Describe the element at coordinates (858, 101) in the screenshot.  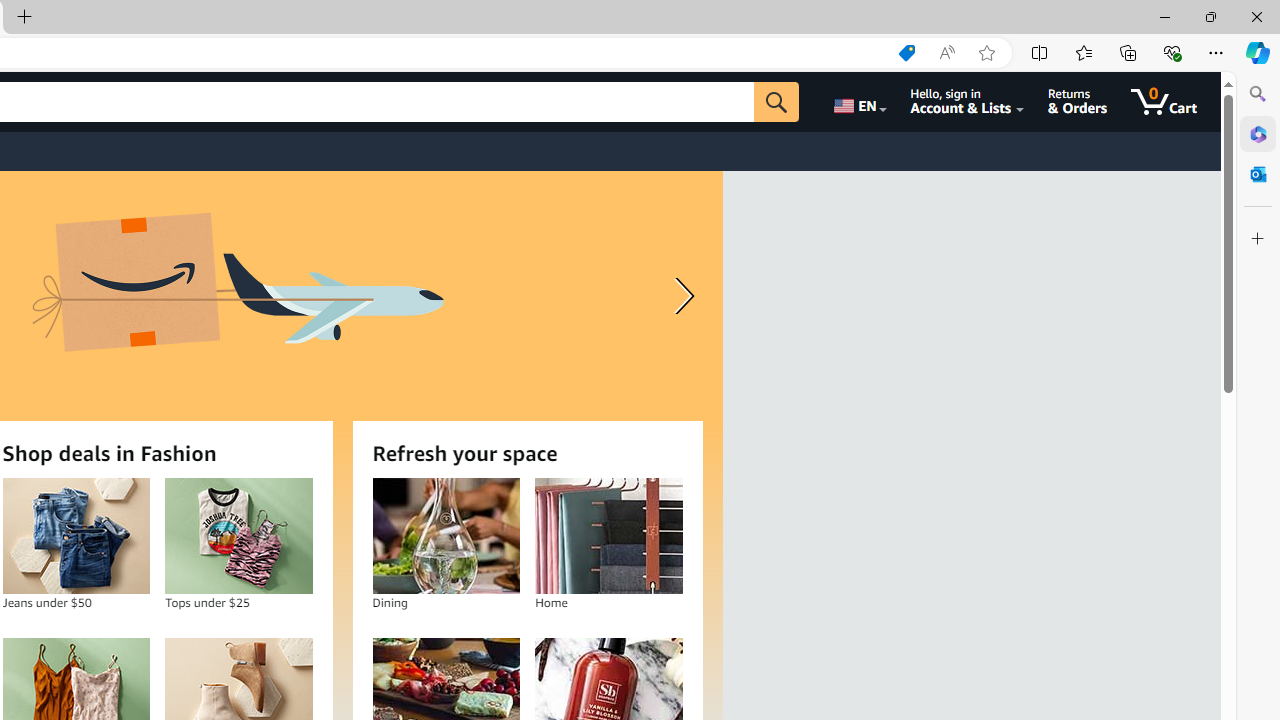
I see `'Choose a language for shopping.'` at that location.